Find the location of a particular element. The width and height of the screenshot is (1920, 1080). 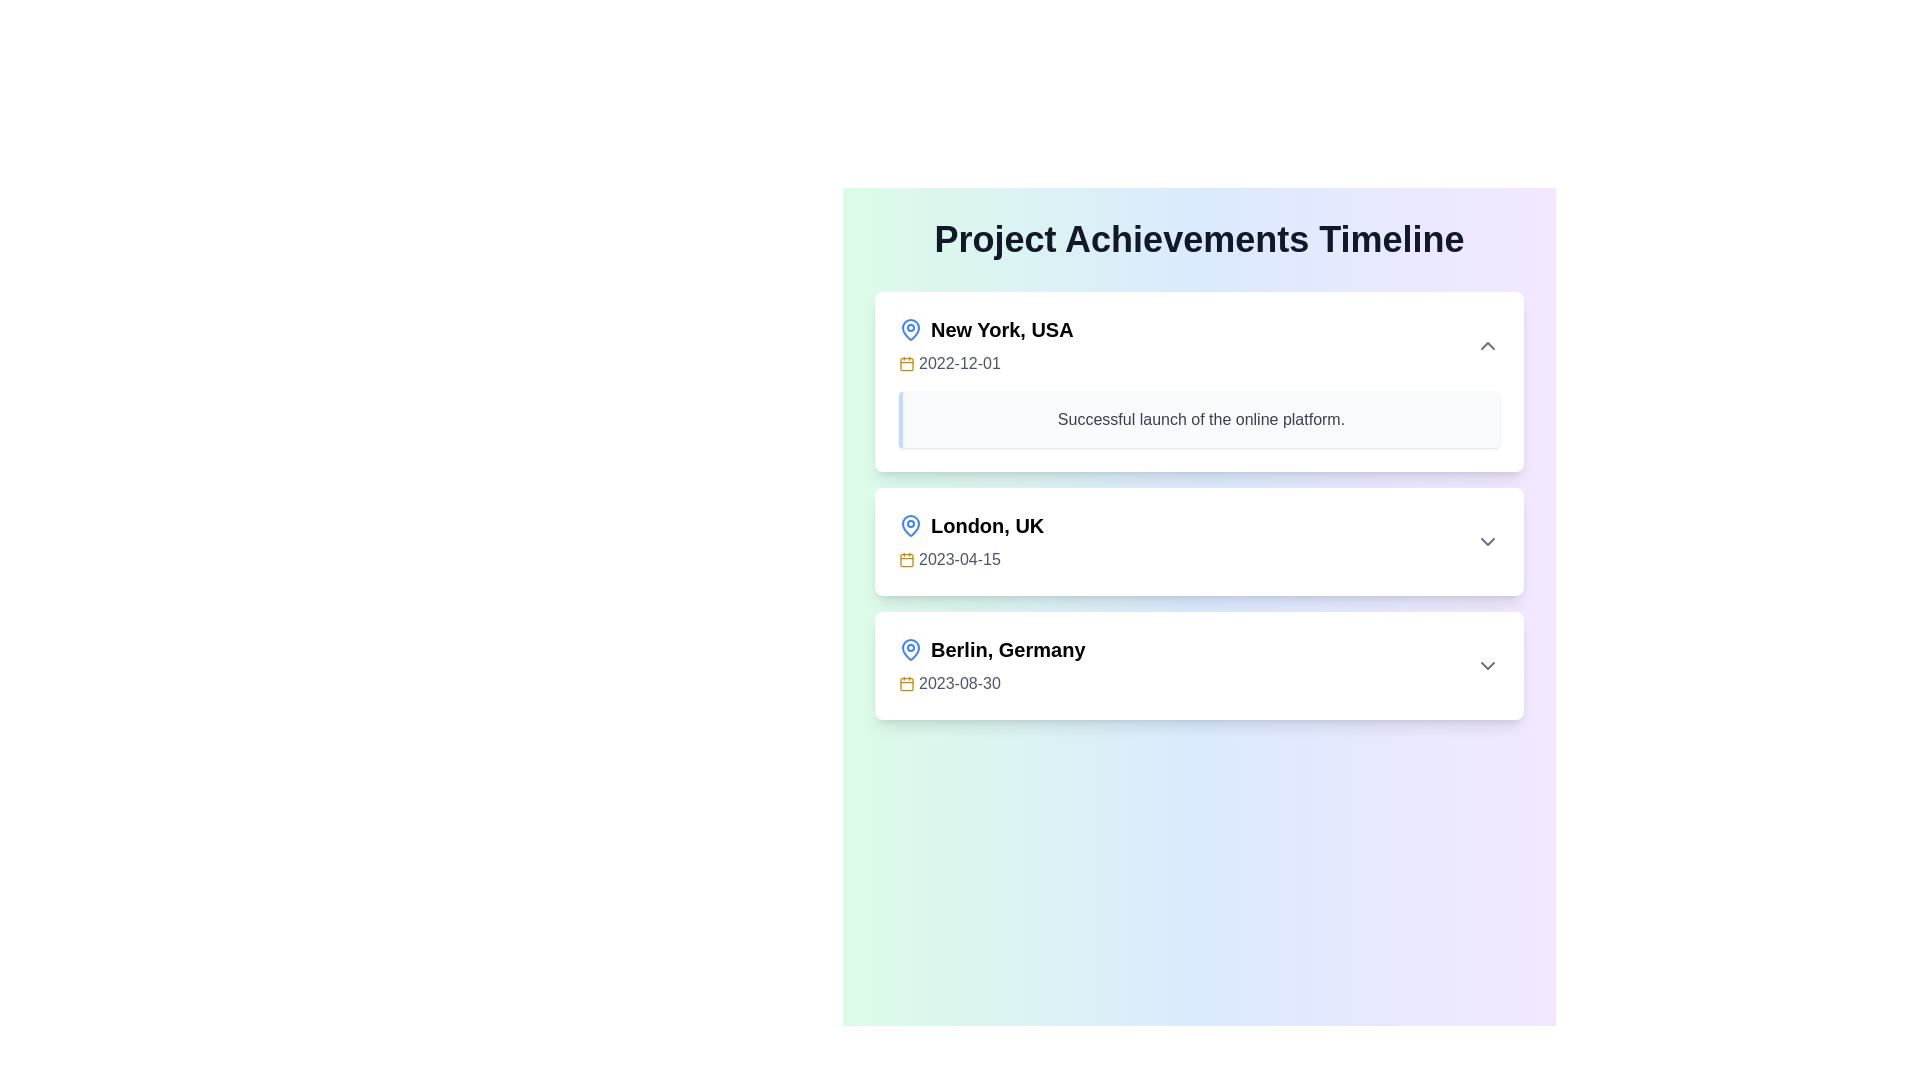

the Label with an Icon displaying the date '2023-08-30' that follows the location 'Berlin, Germany' in the list is located at coordinates (992, 682).